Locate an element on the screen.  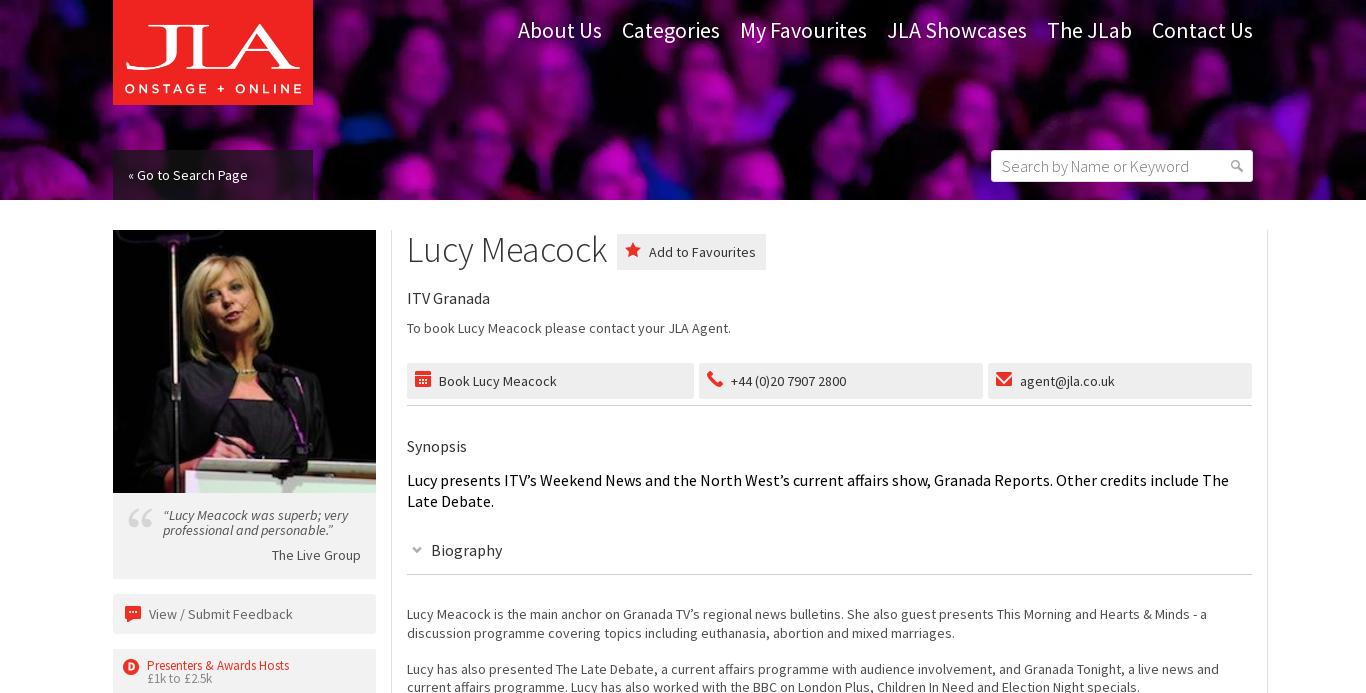
'+44 (0)20 7907 2800' is located at coordinates (787, 378).